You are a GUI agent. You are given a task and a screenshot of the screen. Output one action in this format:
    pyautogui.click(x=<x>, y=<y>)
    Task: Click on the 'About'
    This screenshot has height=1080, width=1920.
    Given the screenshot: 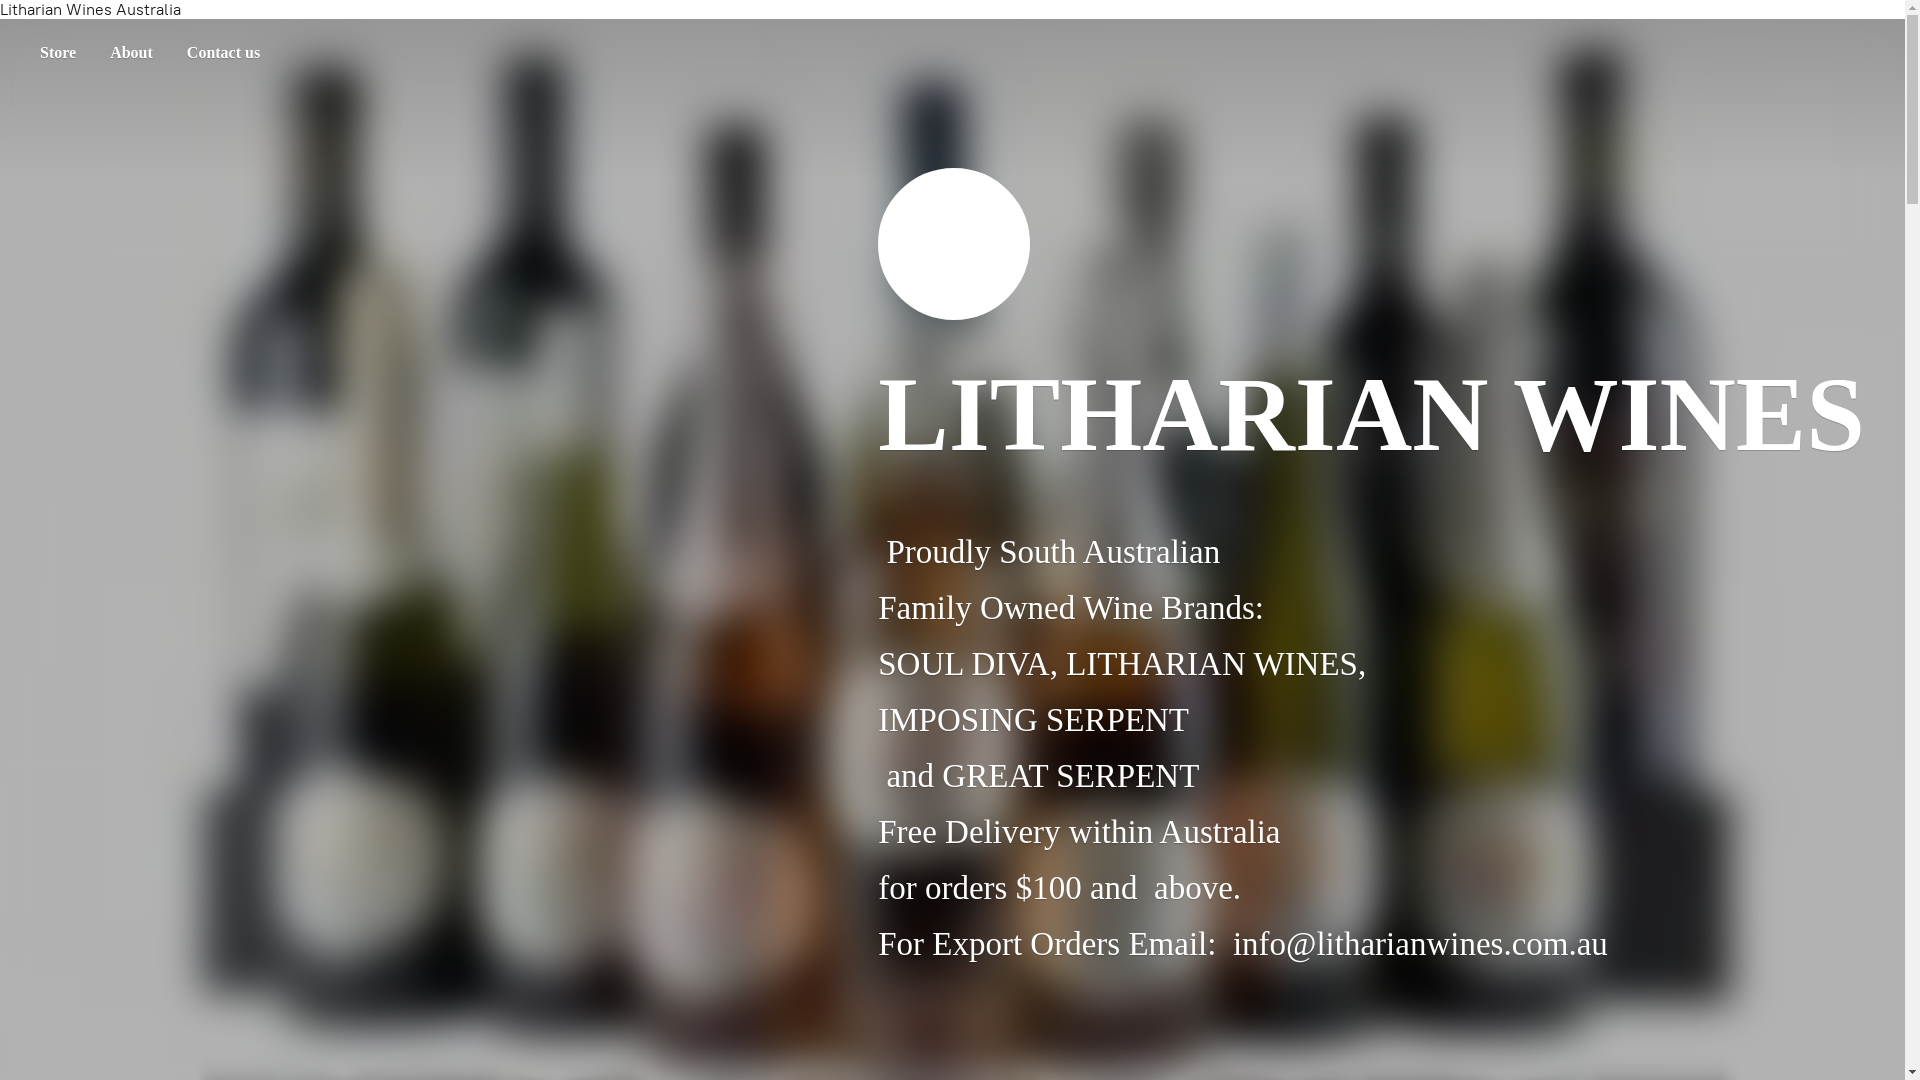 What is the action you would take?
    pyautogui.click(x=130, y=52)
    